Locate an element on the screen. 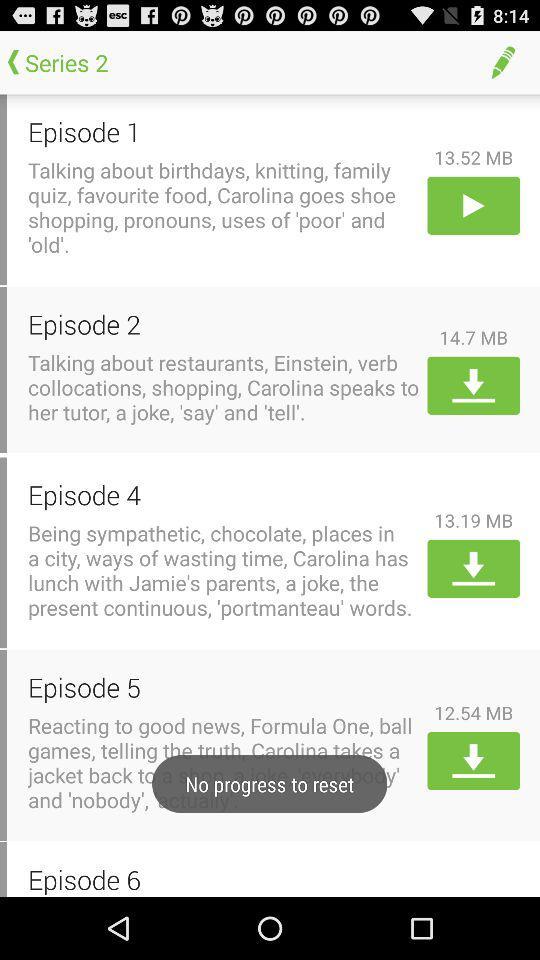 This screenshot has width=540, height=960. download content is located at coordinates (472, 568).